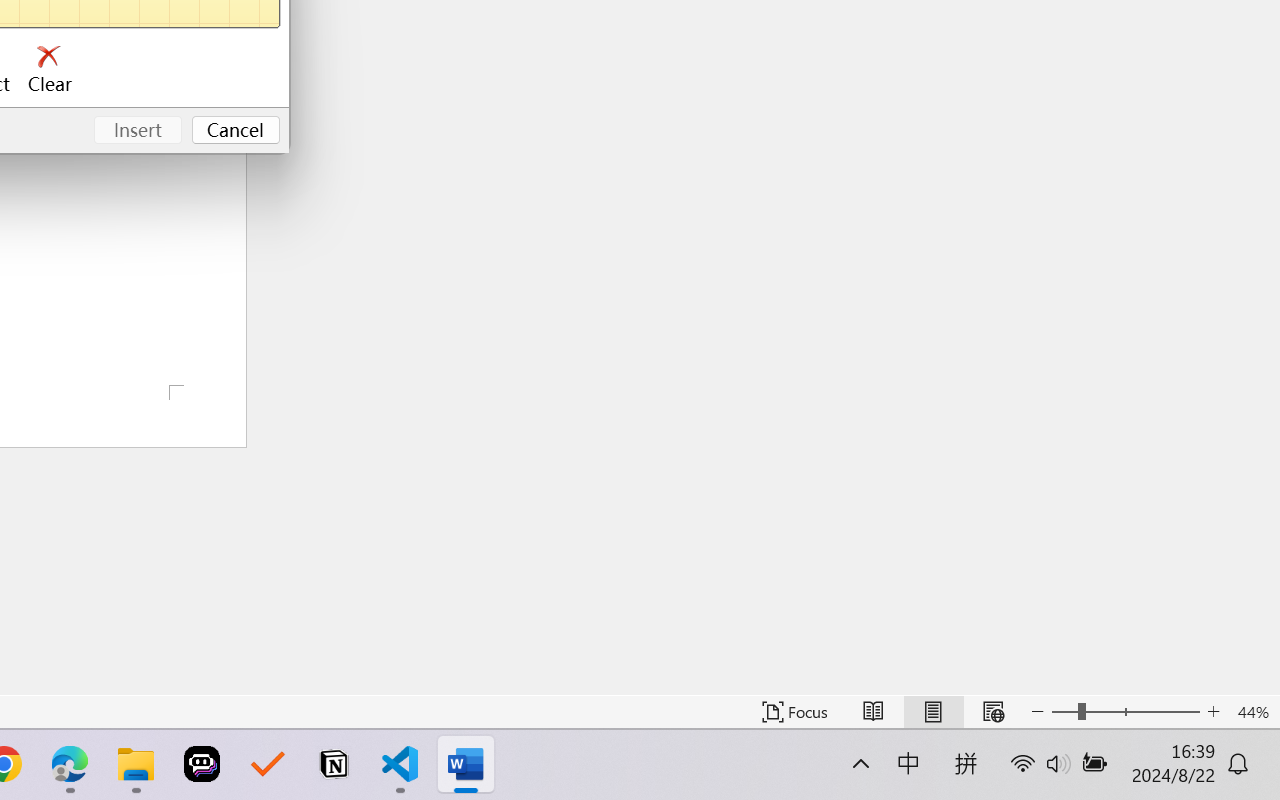  I want to click on 'Clear', so click(49, 69).